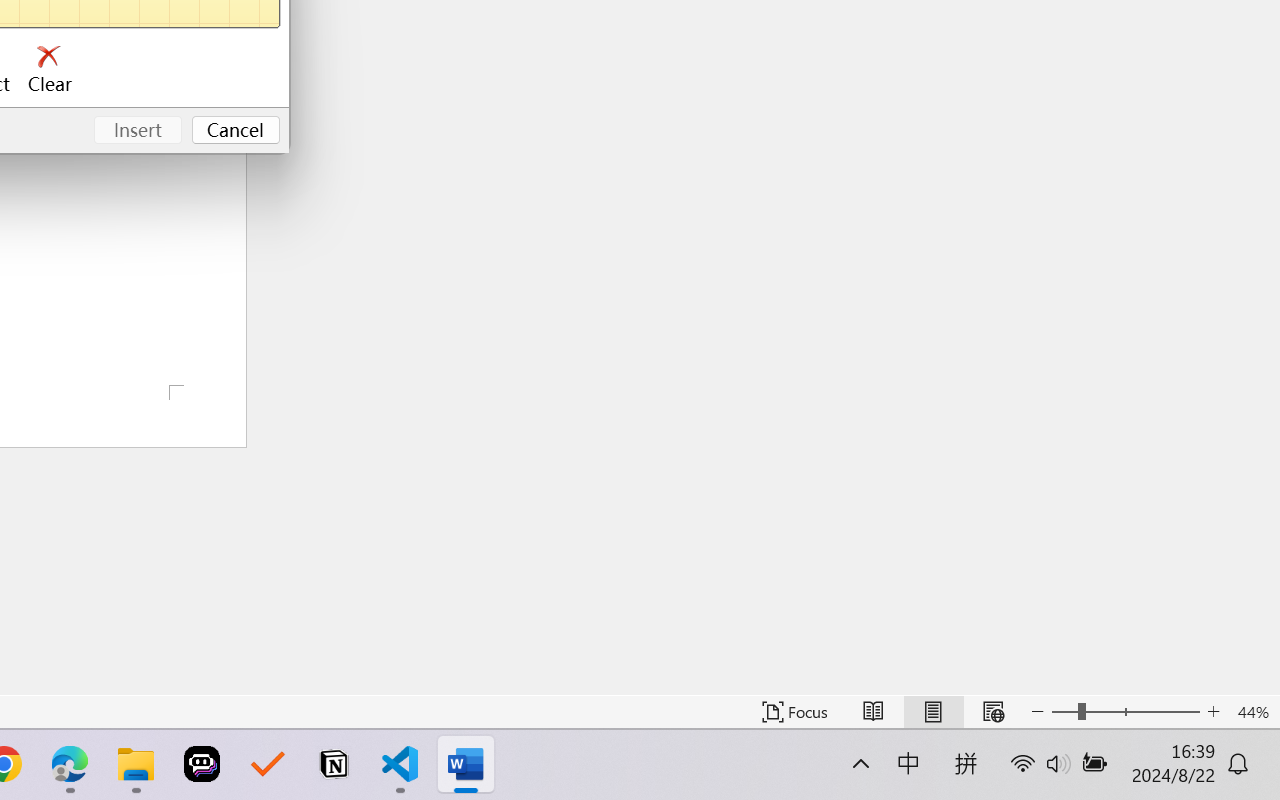  I want to click on 'Clear', so click(49, 69).